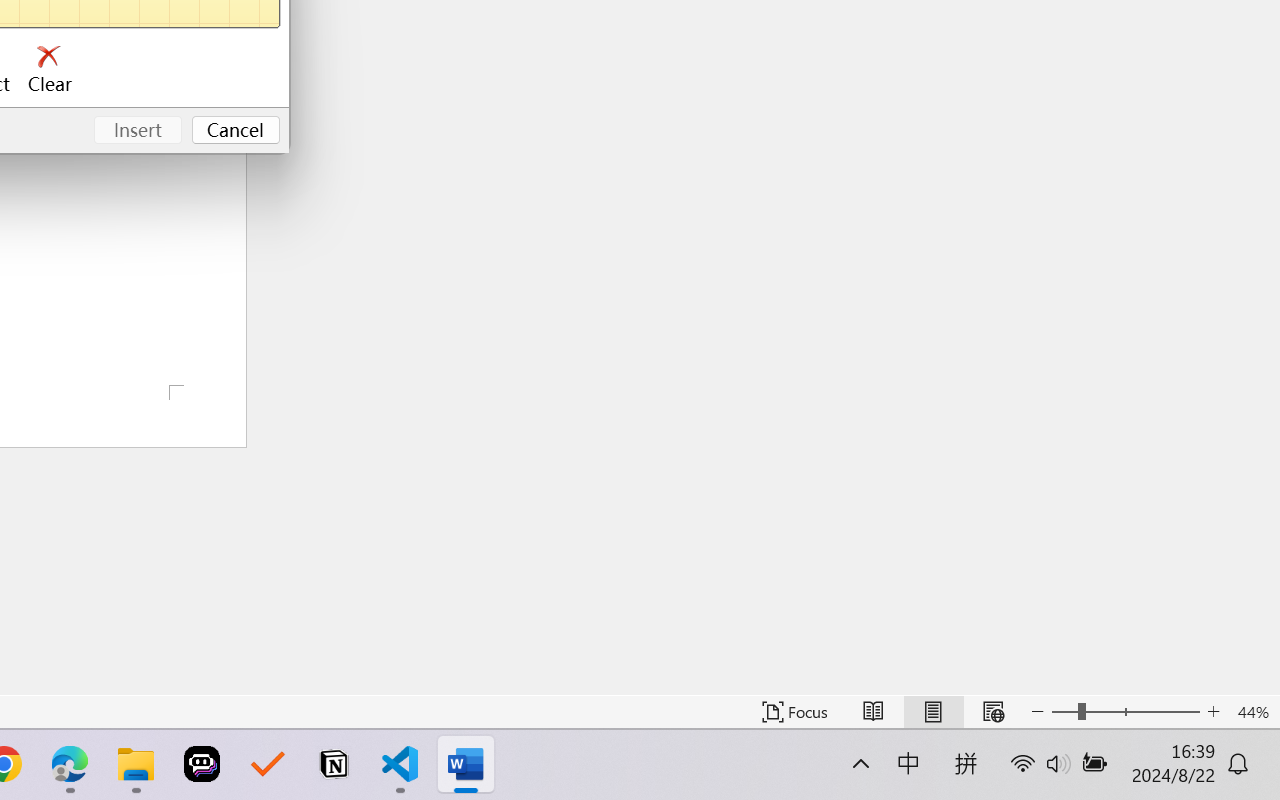  I want to click on 'Clear', so click(49, 69).